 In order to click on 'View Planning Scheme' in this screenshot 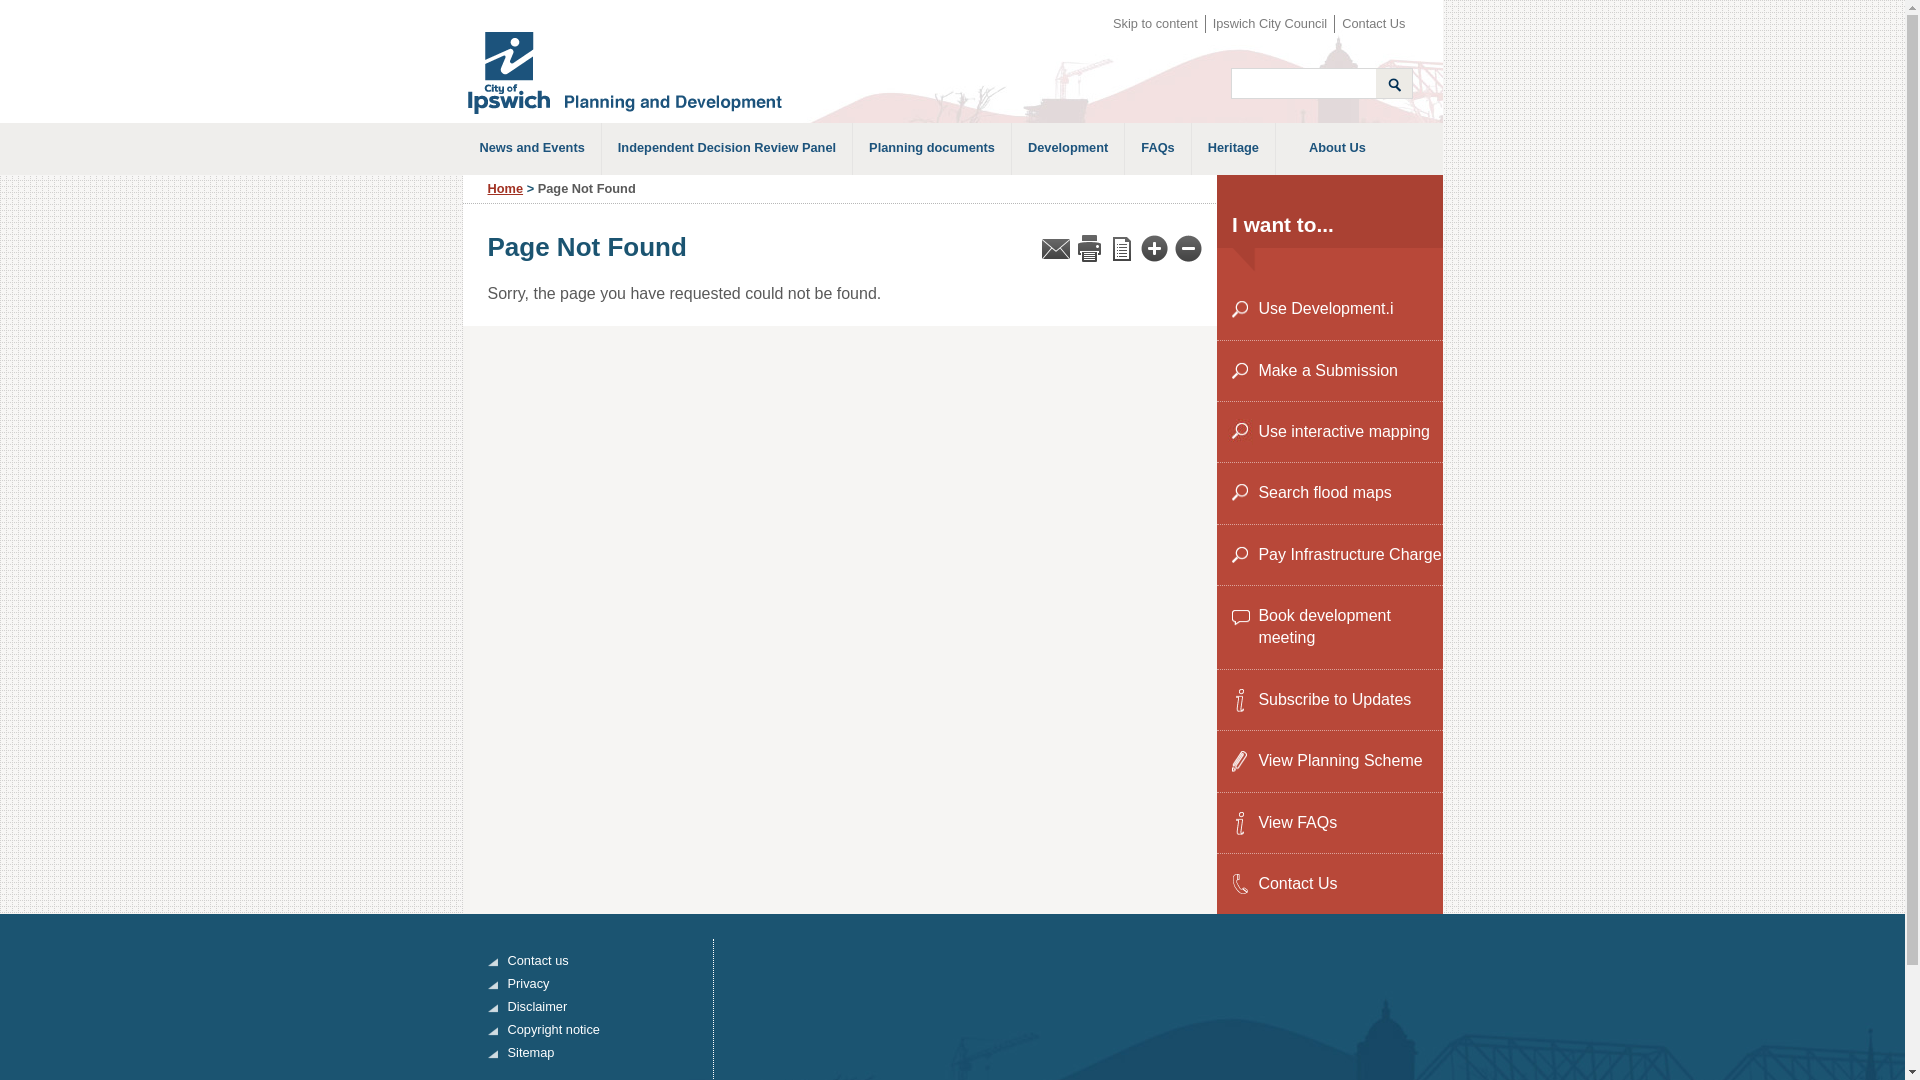, I will do `click(1334, 760)`.